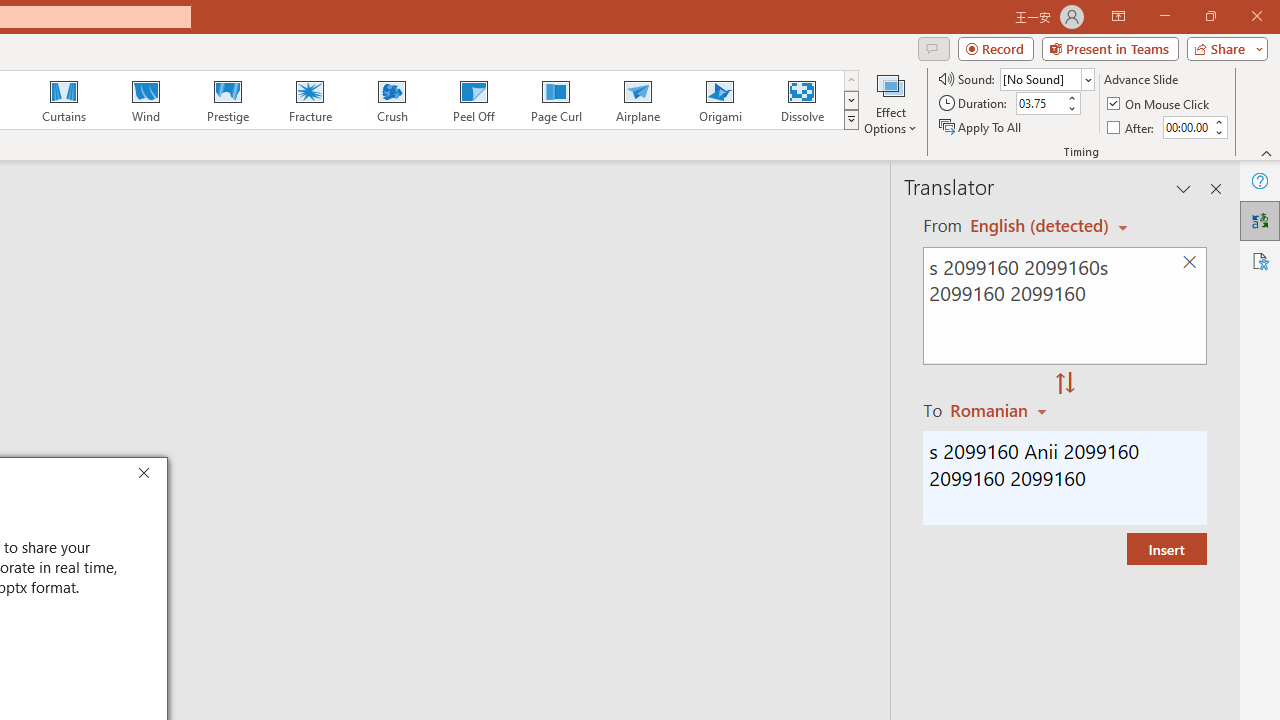 The width and height of the screenshot is (1280, 720). What do you see at coordinates (981, 127) in the screenshot?
I see `'Apply To All'` at bounding box center [981, 127].